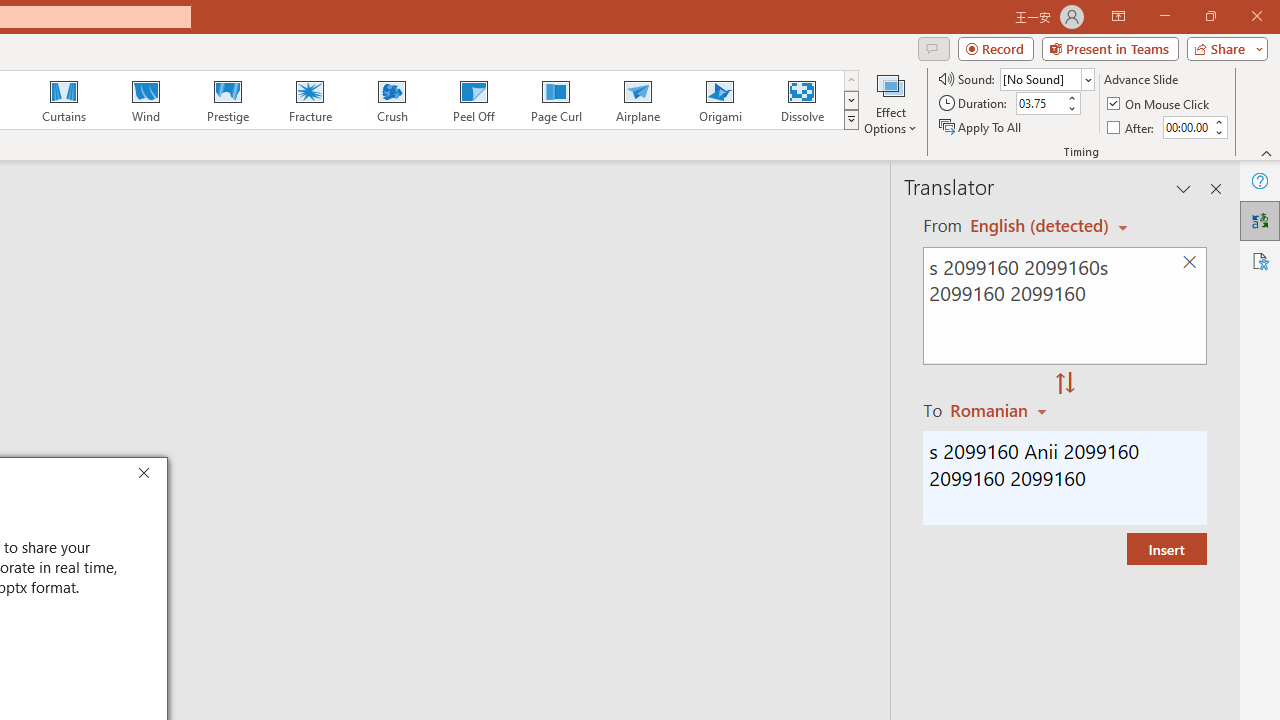 The width and height of the screenshot is (1280, 720). What do you see at coordinates (981, 127) in the screenshot?
I see `'Apply To All'` at bounding box center [981, 127].